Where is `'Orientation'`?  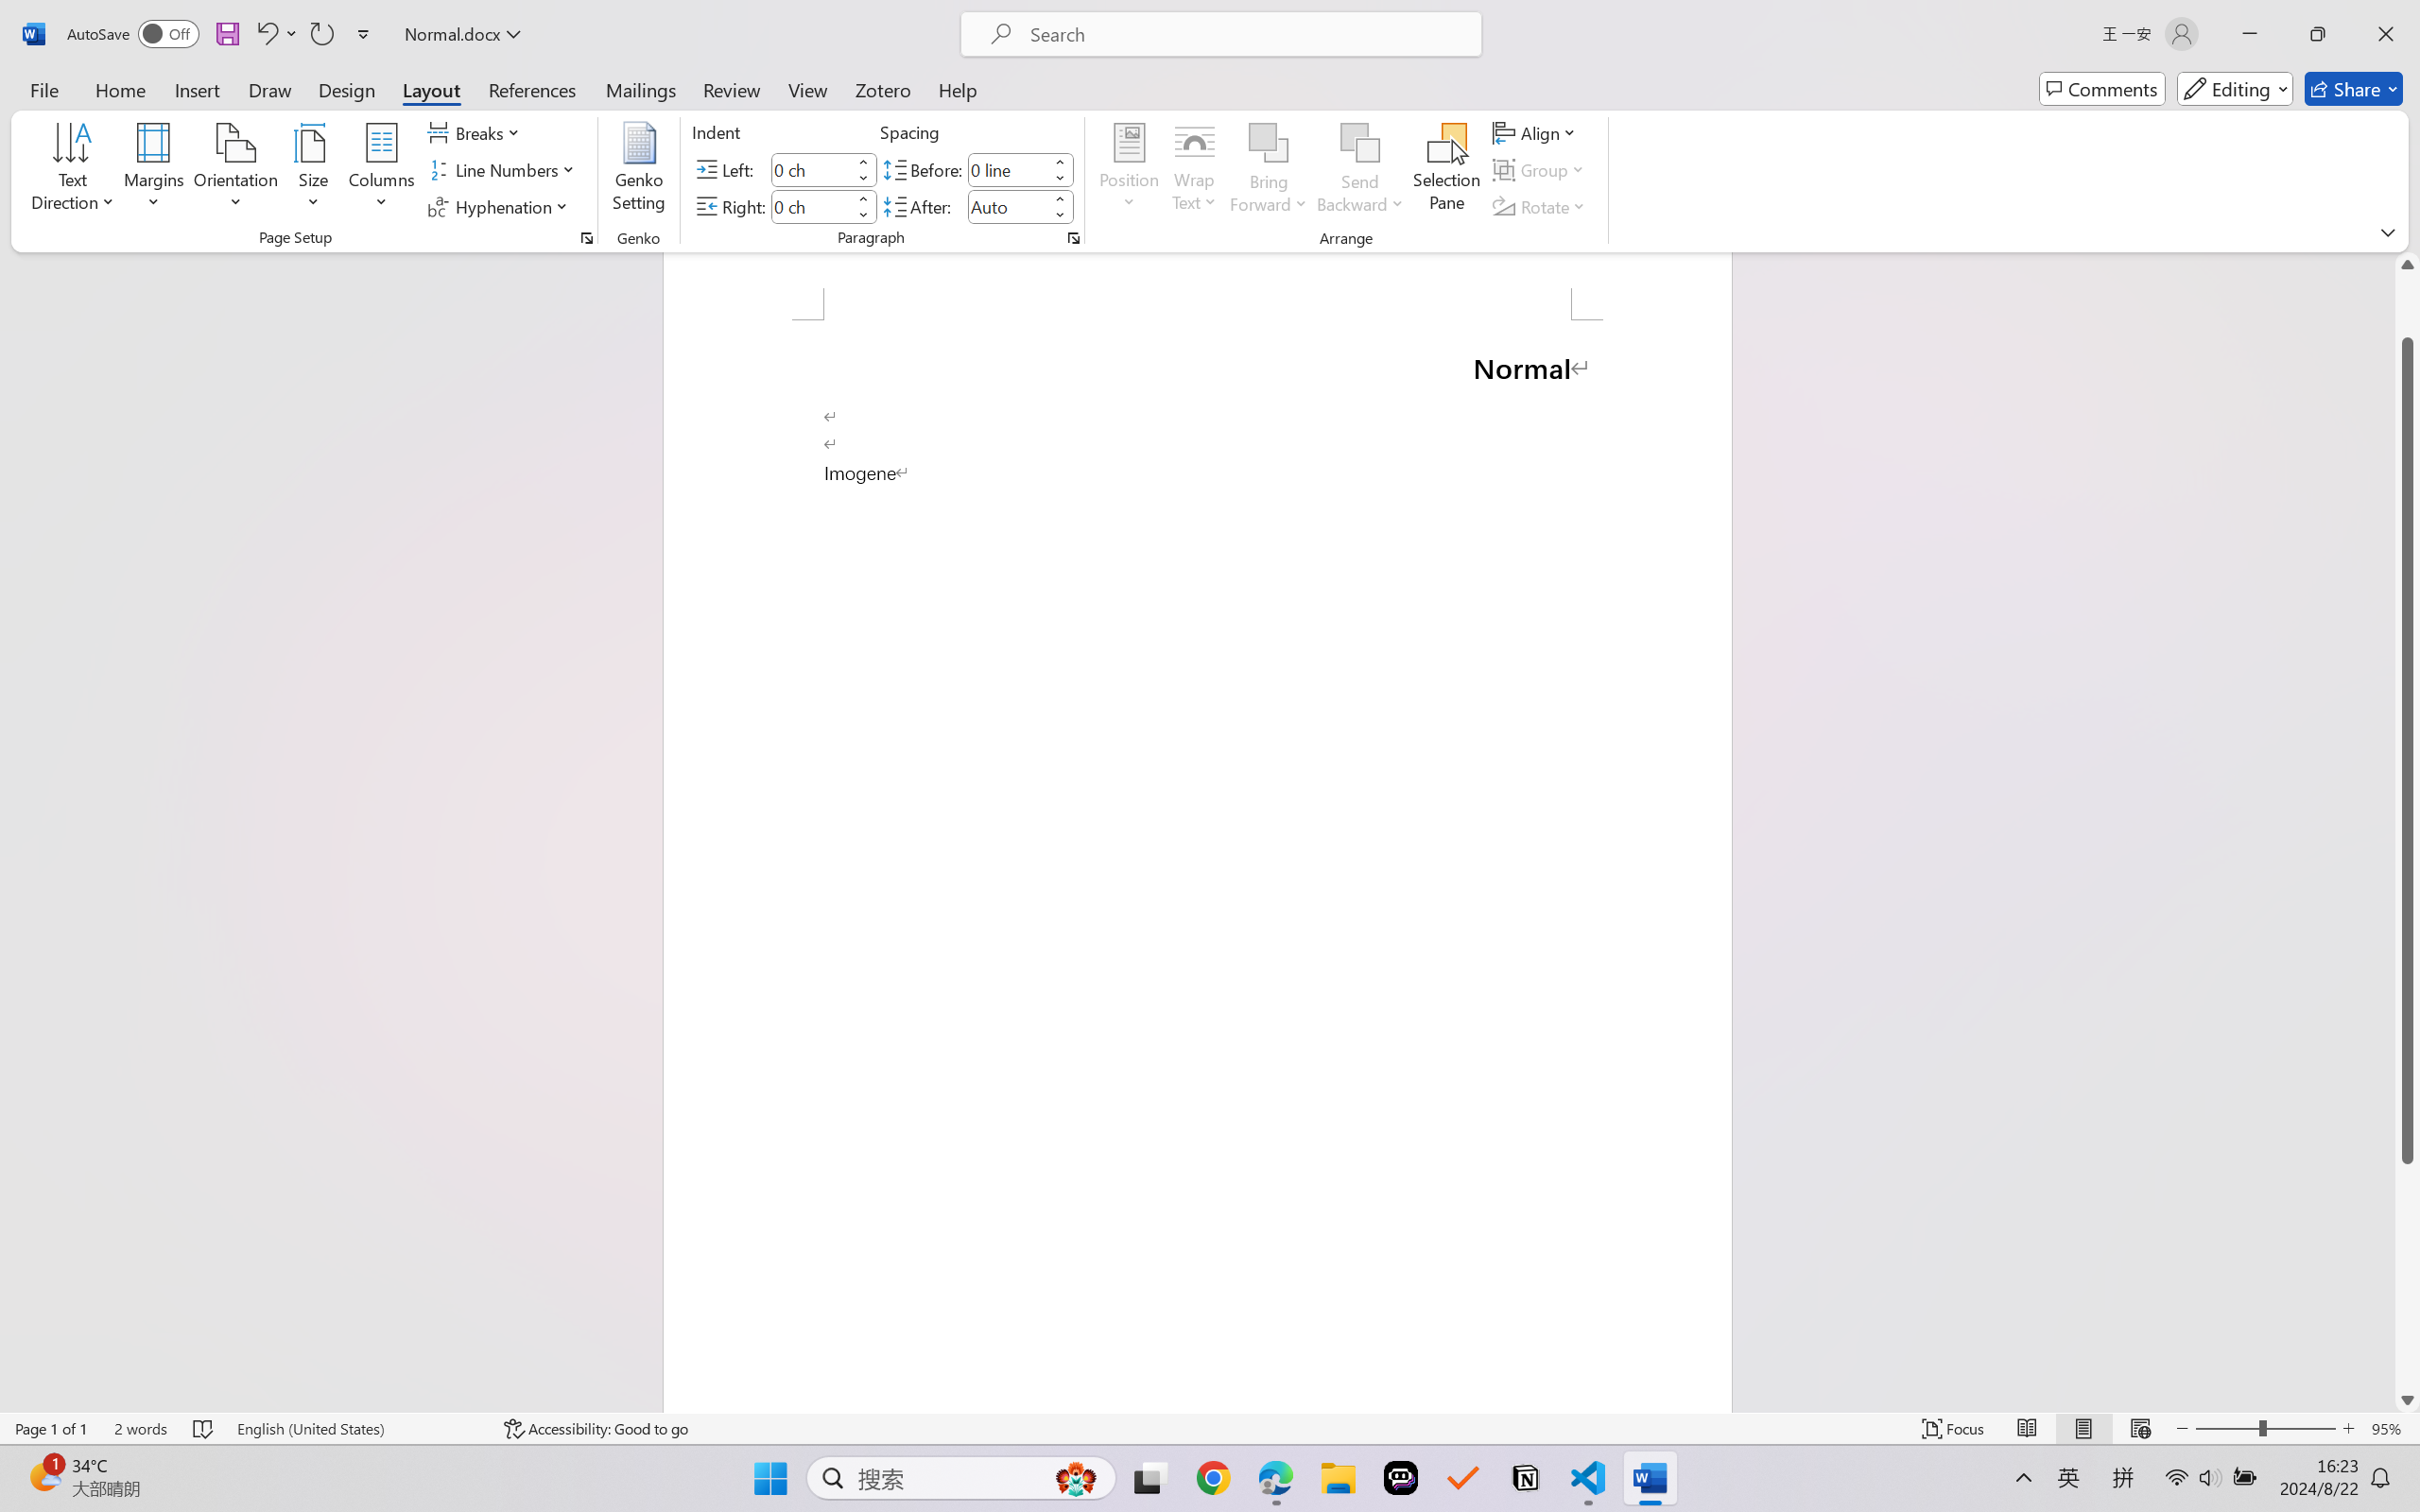 'Orientation' is located at coordinates (235, 170).